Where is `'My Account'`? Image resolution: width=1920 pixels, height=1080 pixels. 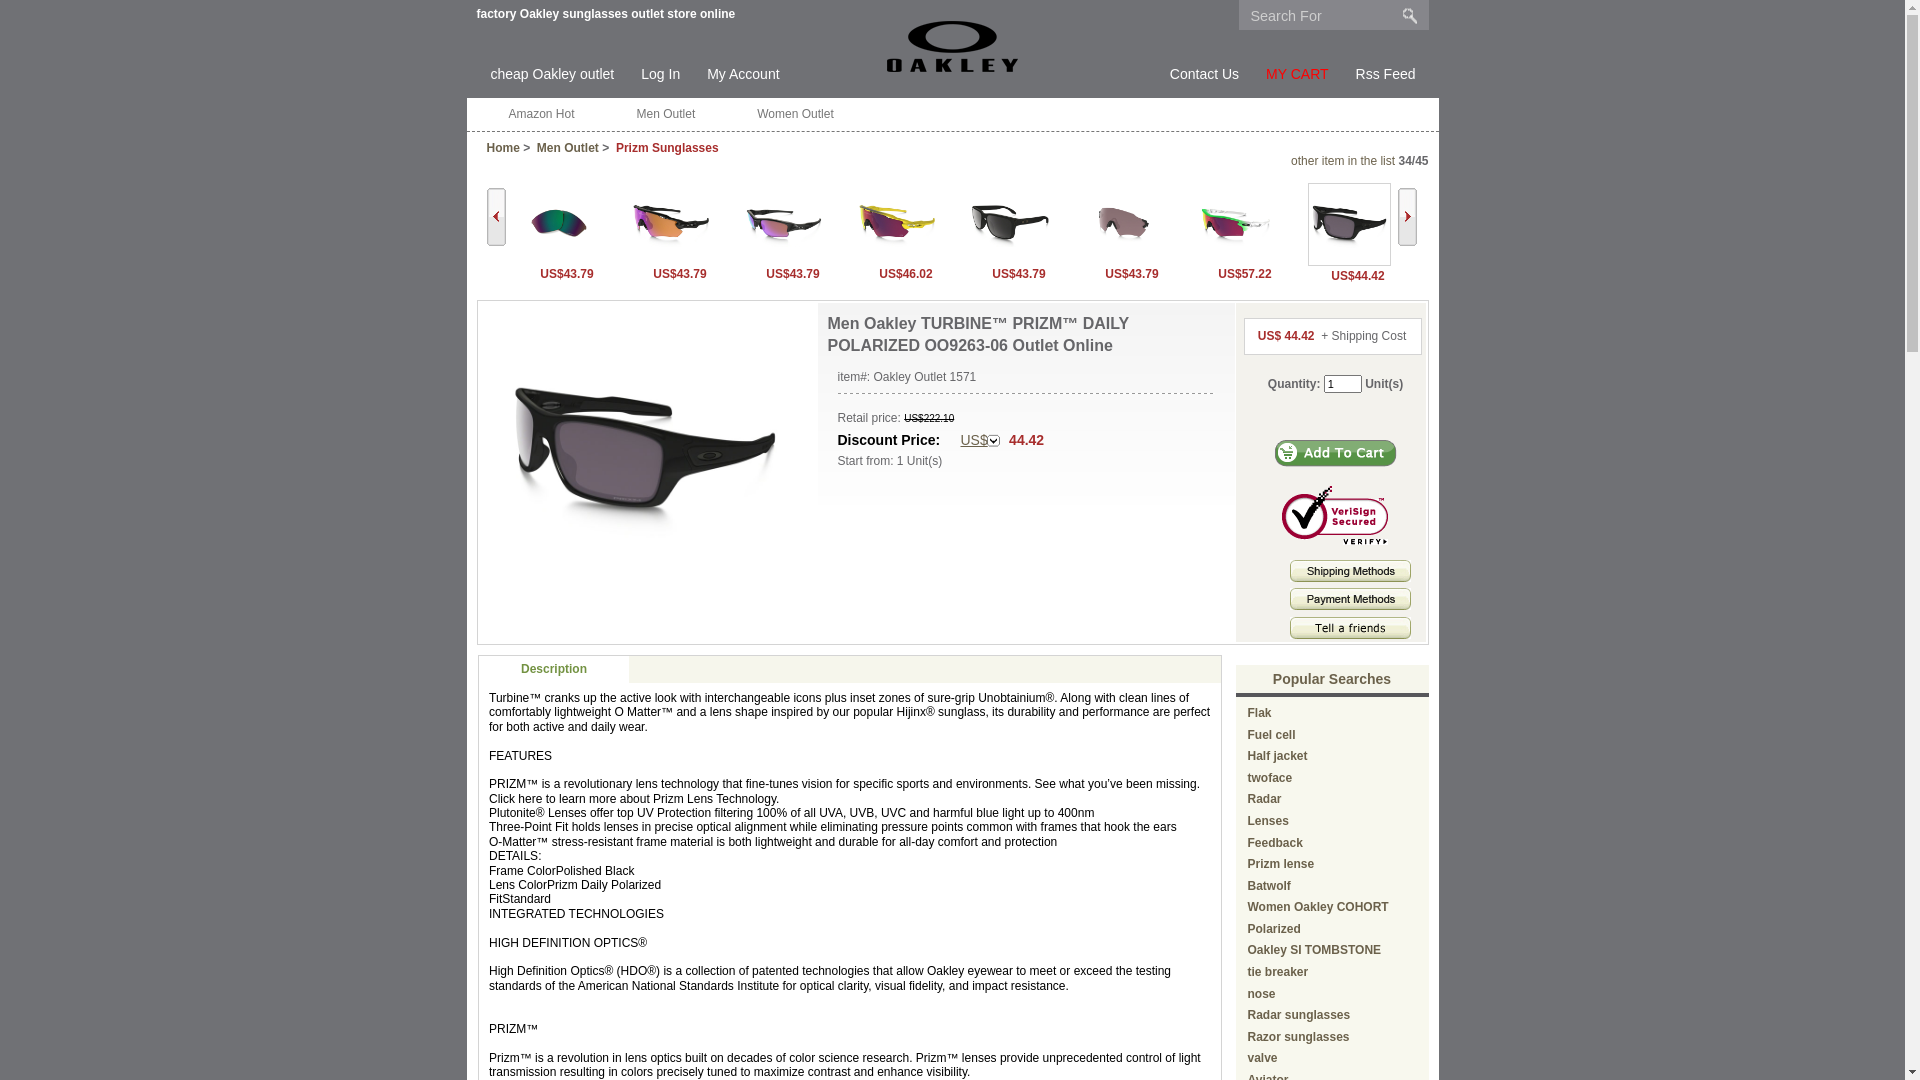 'My Account' is located at coordinates (706, 73).